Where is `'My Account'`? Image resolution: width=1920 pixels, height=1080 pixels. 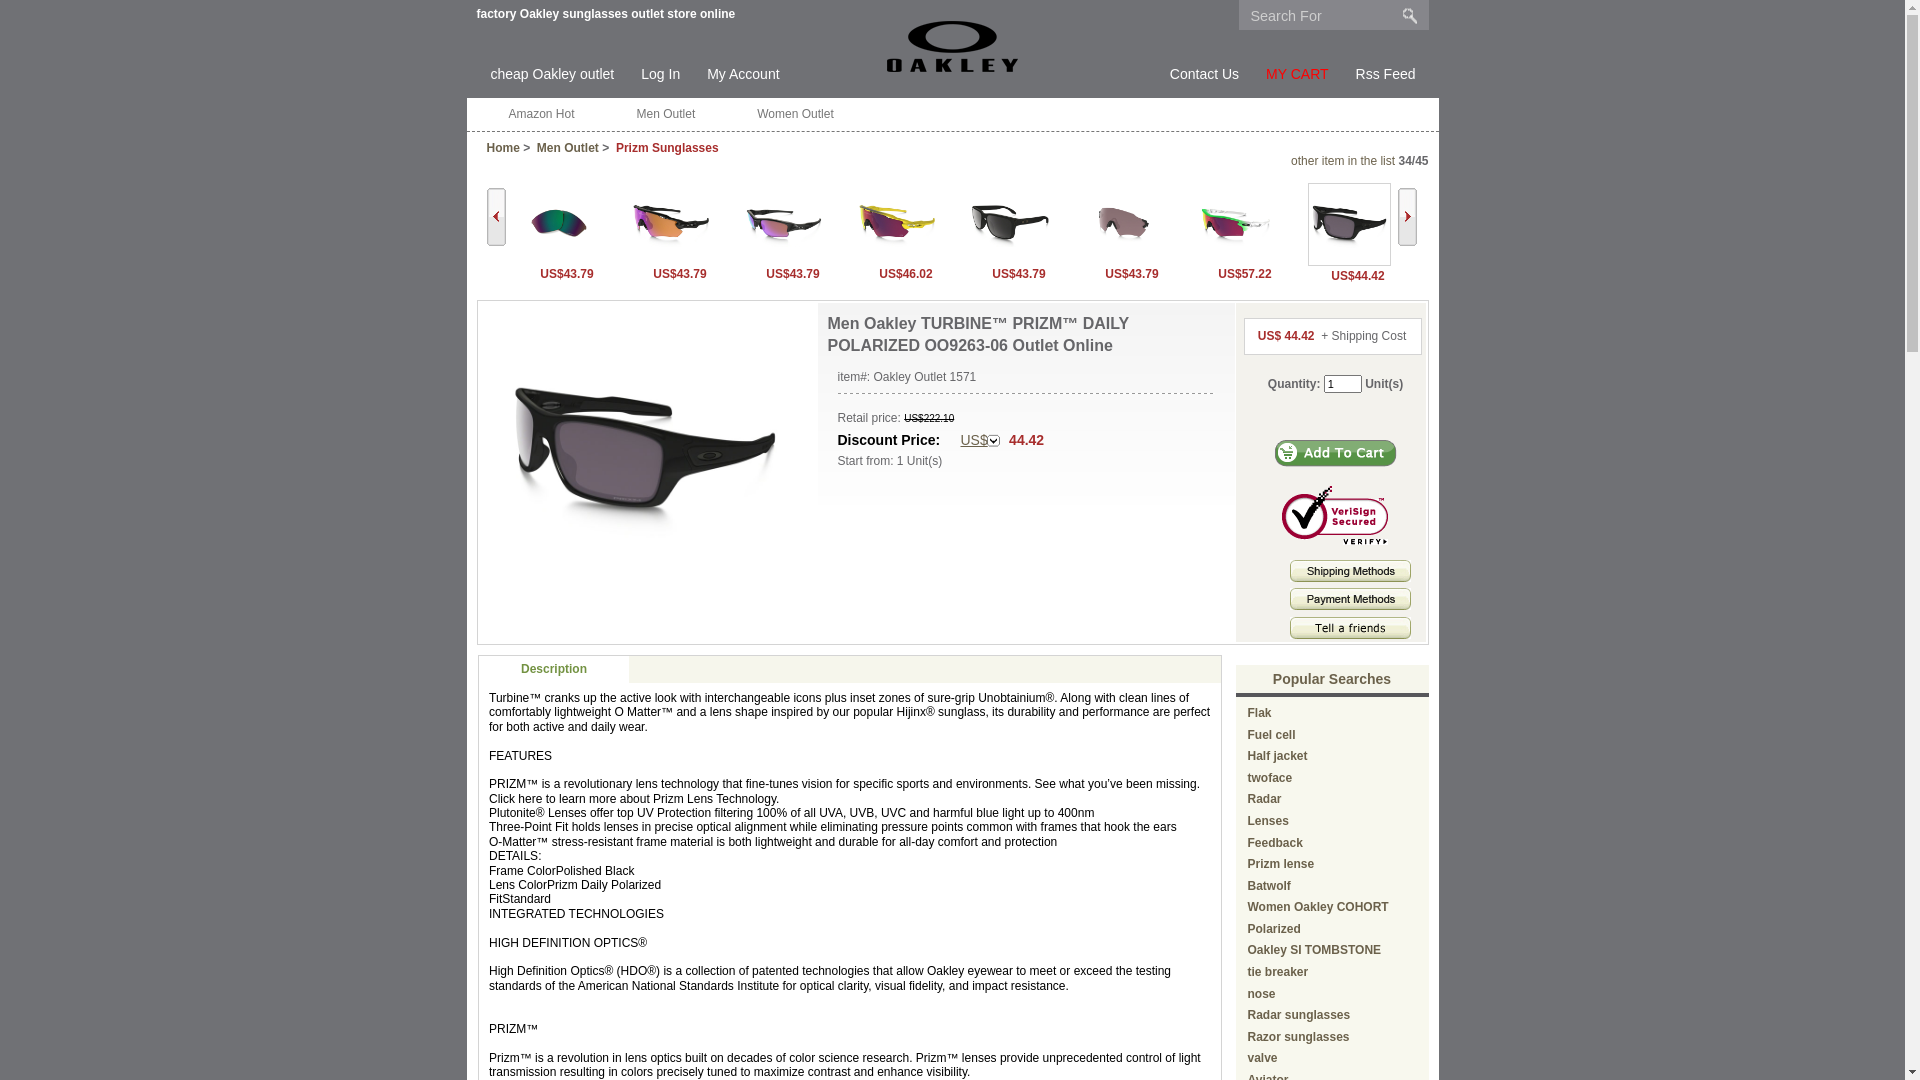 'My Account' is located at coordinates (706, 73).